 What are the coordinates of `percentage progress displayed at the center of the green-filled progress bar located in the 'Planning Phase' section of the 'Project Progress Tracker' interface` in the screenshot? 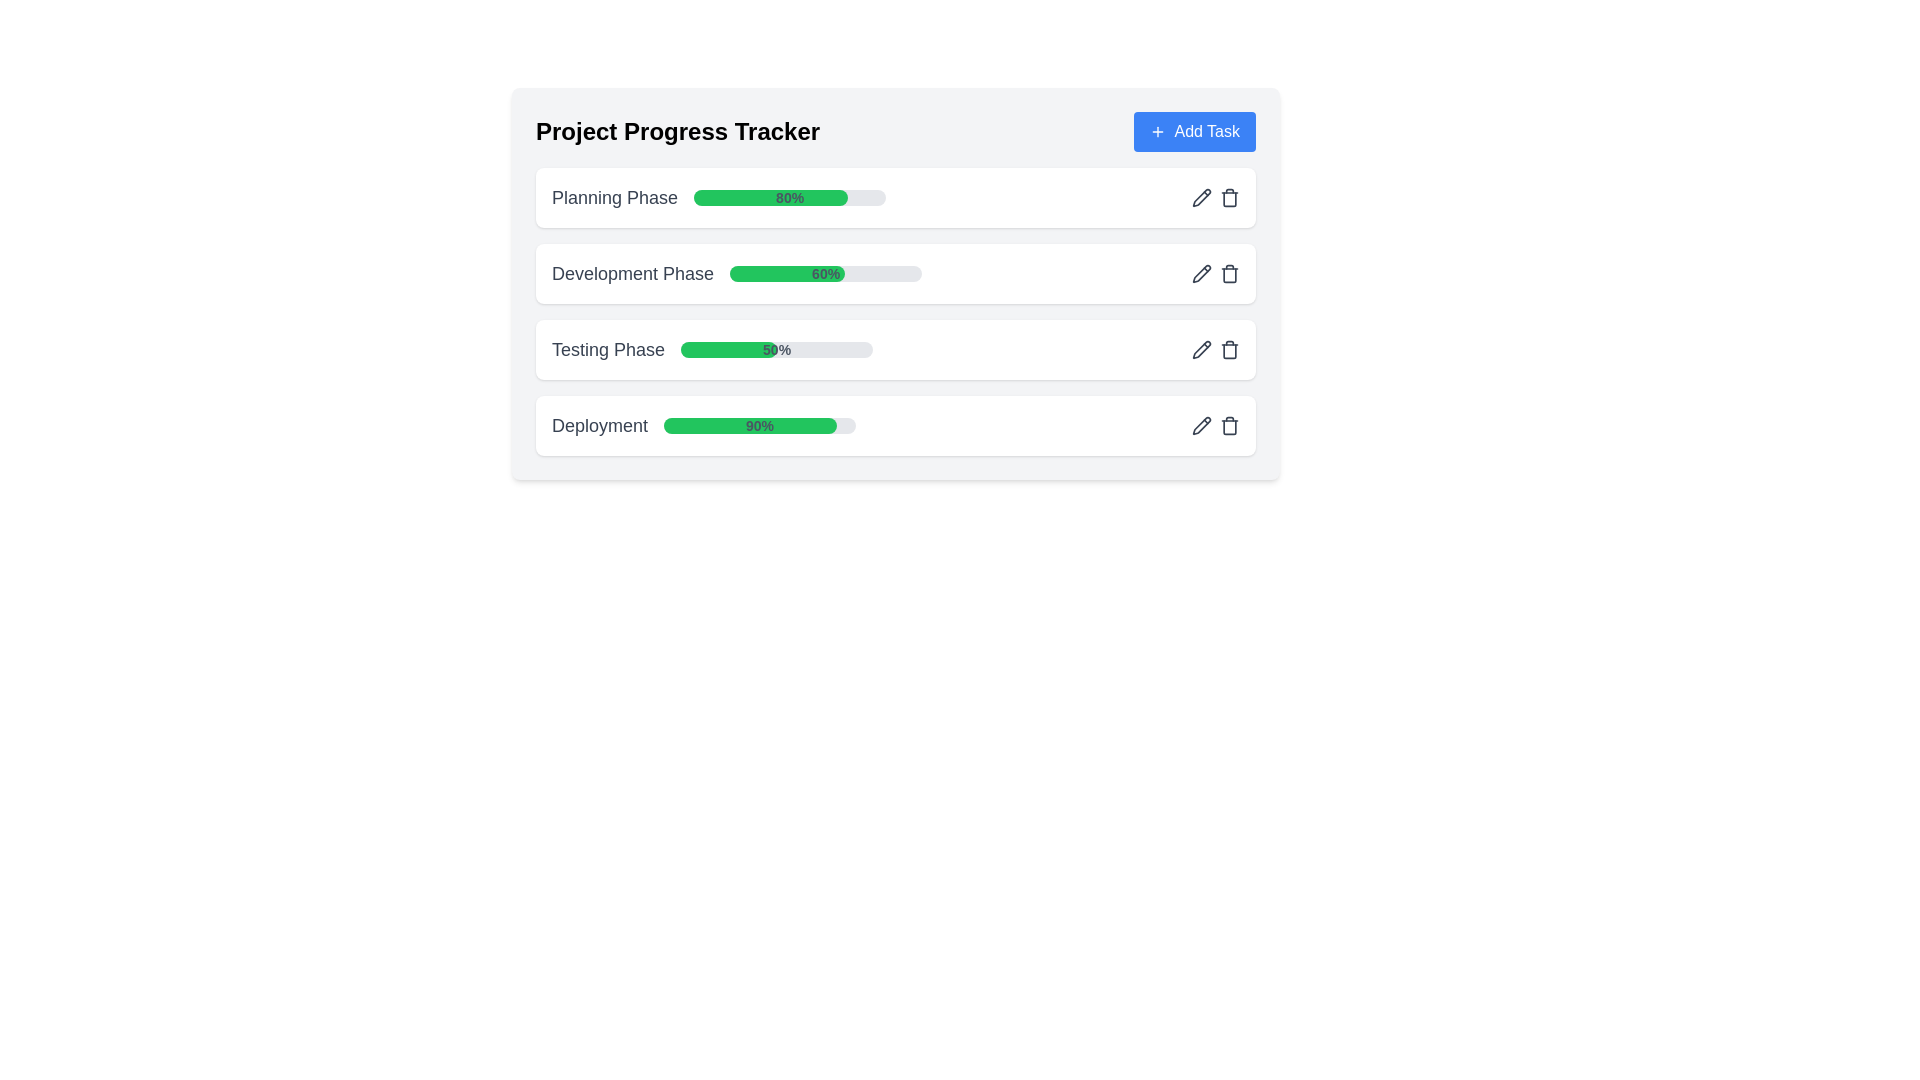 It's located at (789, 197).